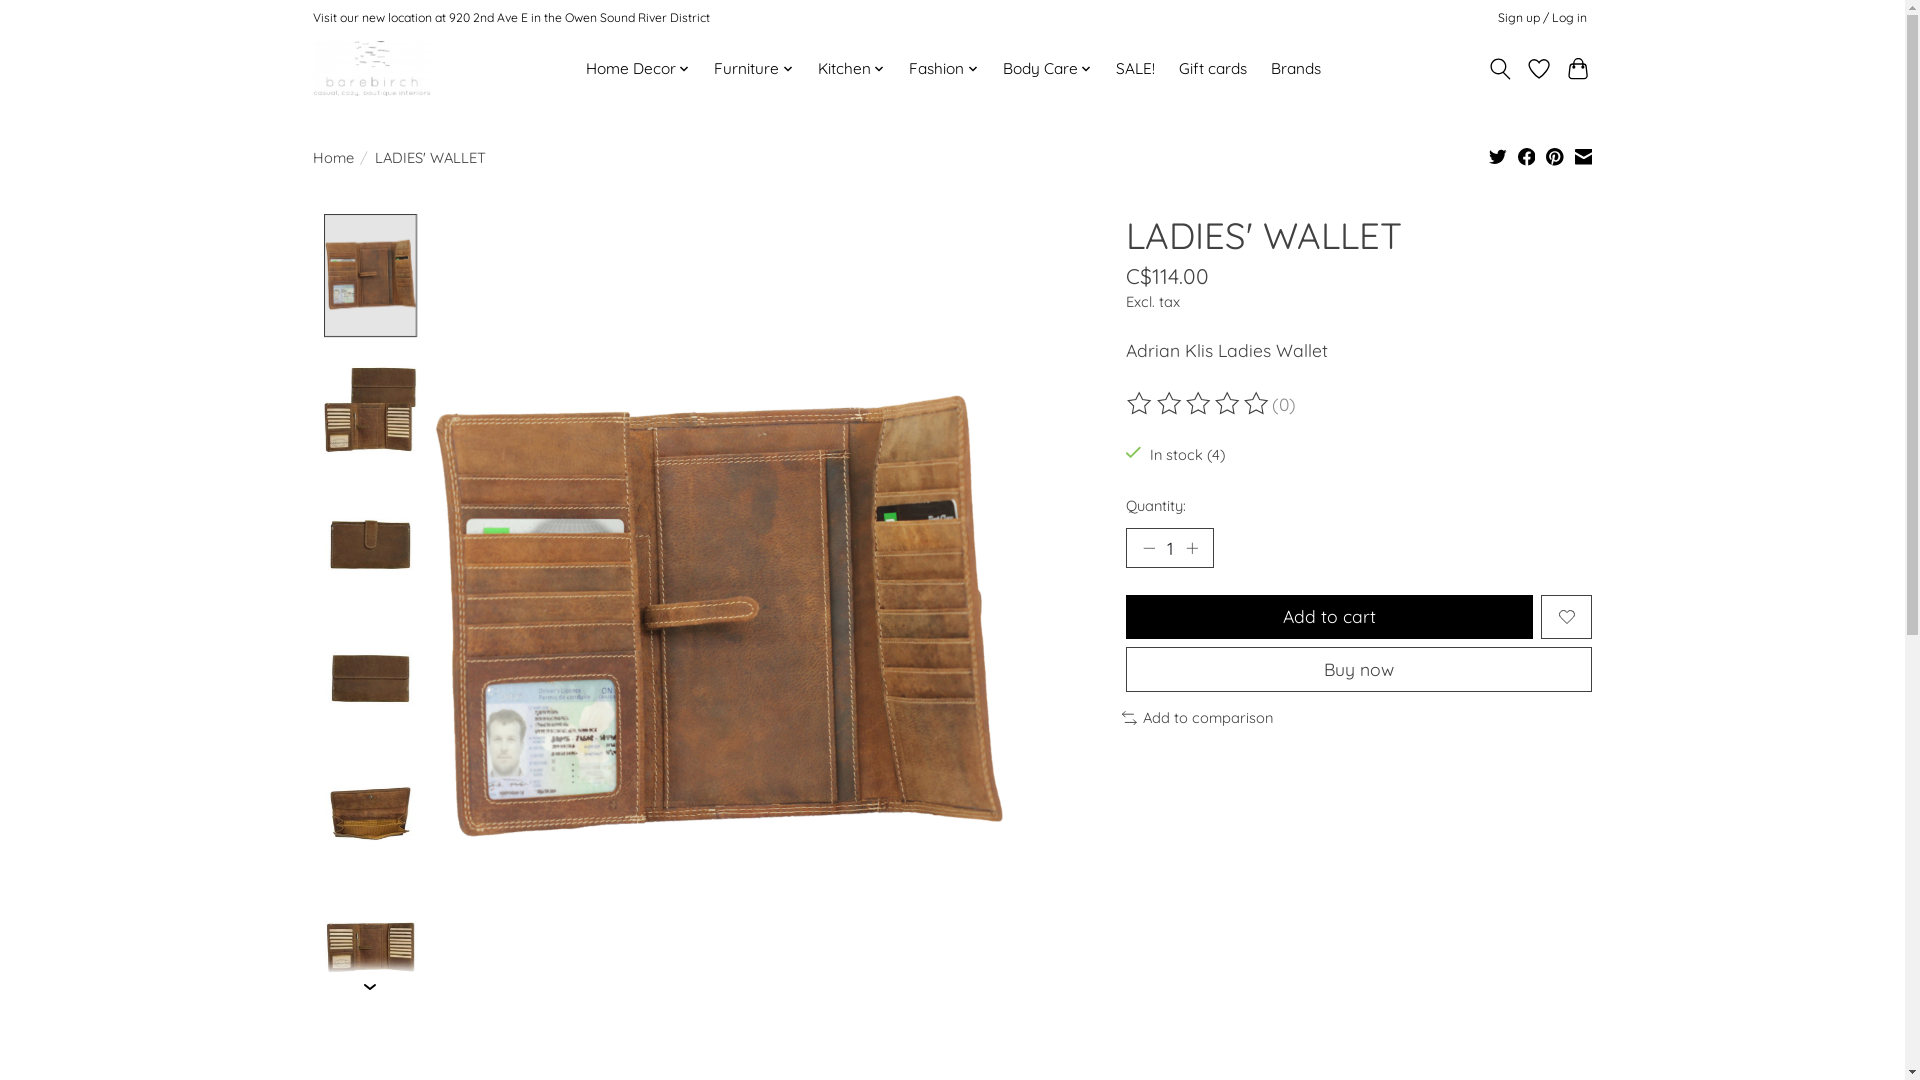 This screenshot has width=1920, height=1080. Describe the element at coordinates (752, 67) in the screenshot. I see `'Furniture'` at that location.